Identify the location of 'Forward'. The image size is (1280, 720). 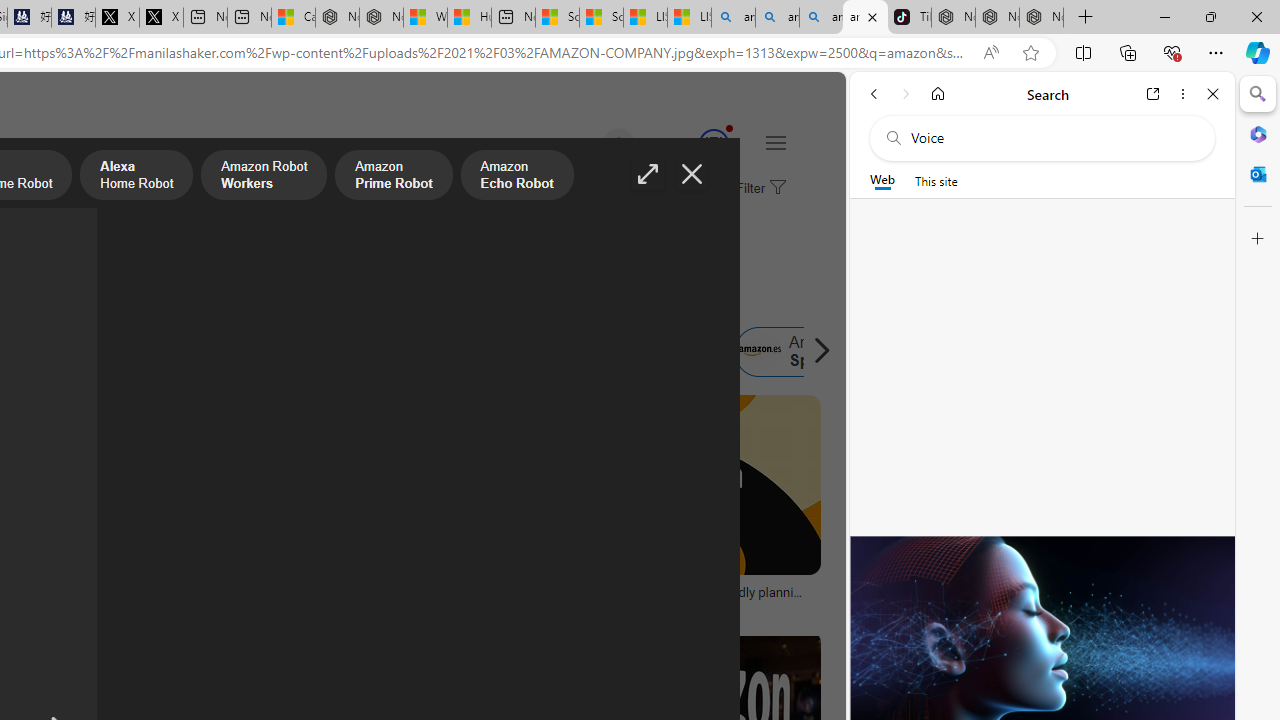
(905, 93).